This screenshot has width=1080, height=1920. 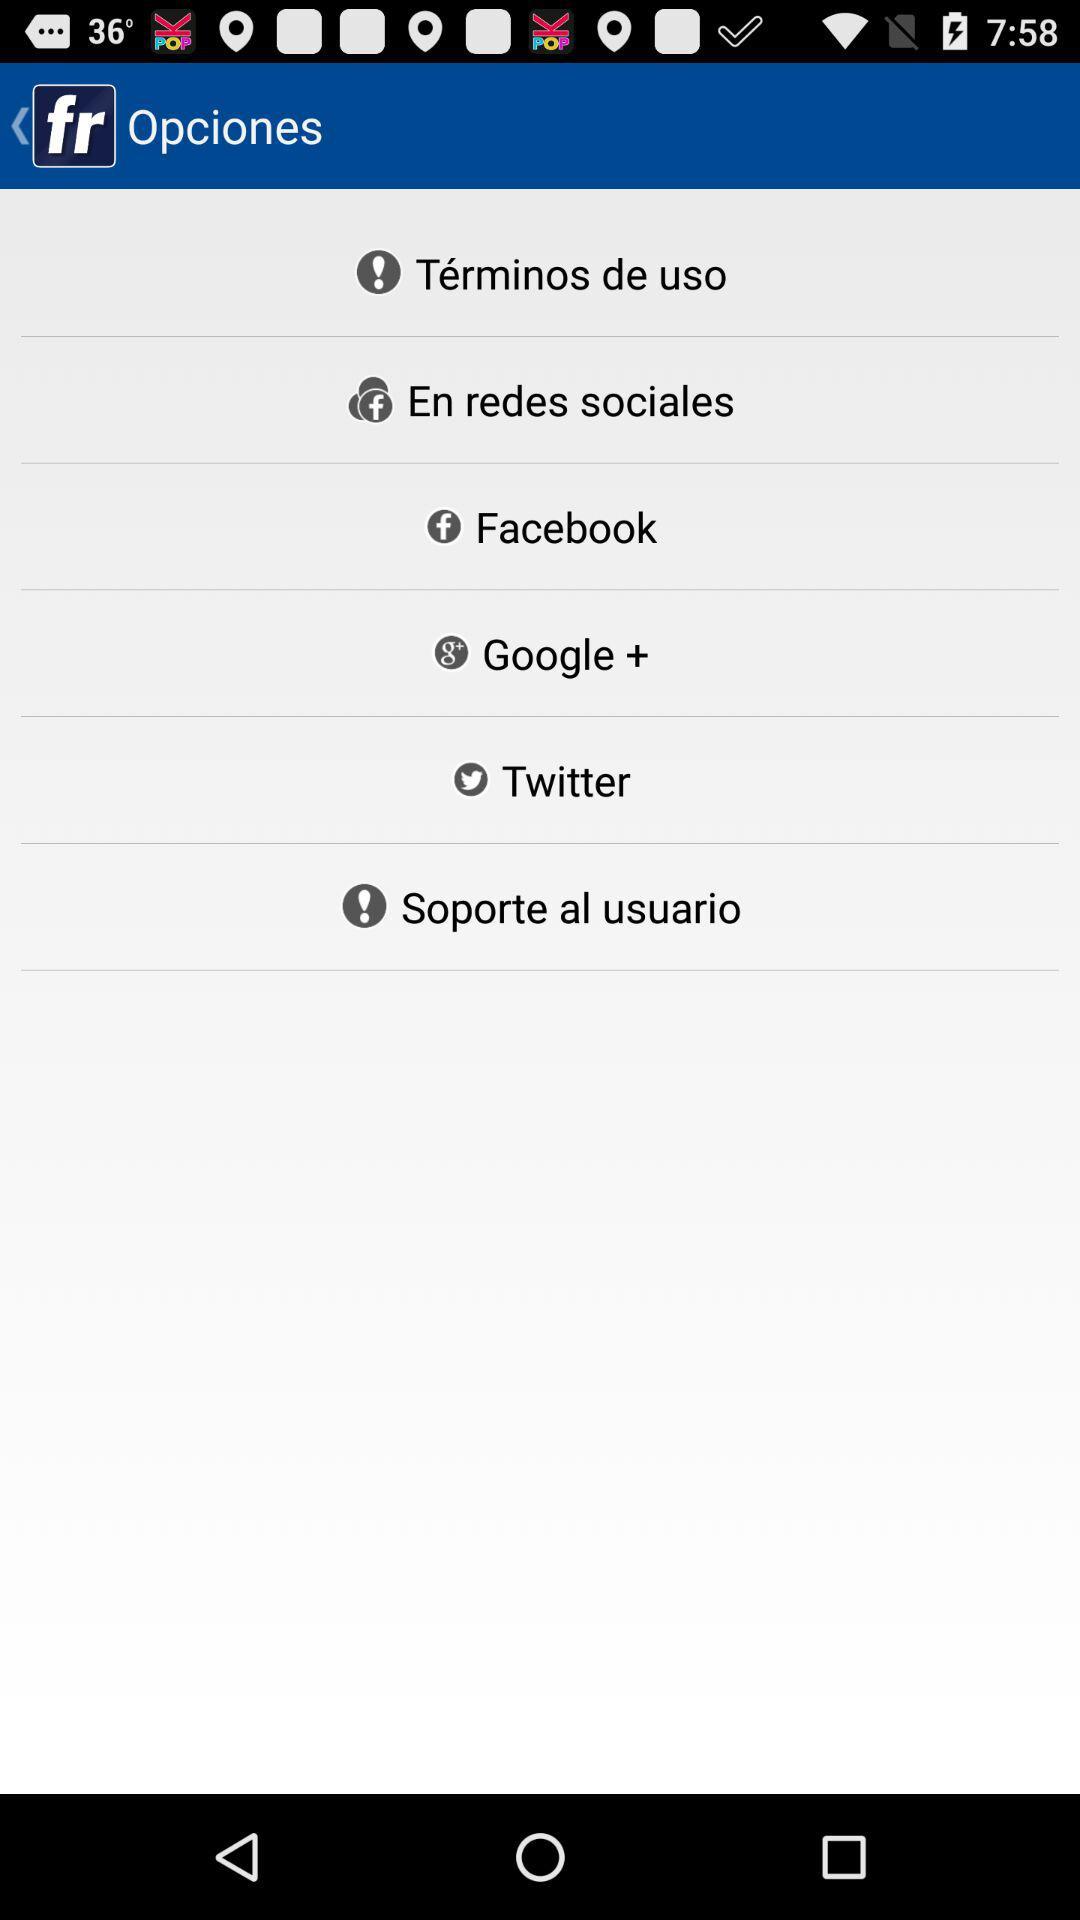 I want to click on the icon below google + item, so click(x=540, y=778).